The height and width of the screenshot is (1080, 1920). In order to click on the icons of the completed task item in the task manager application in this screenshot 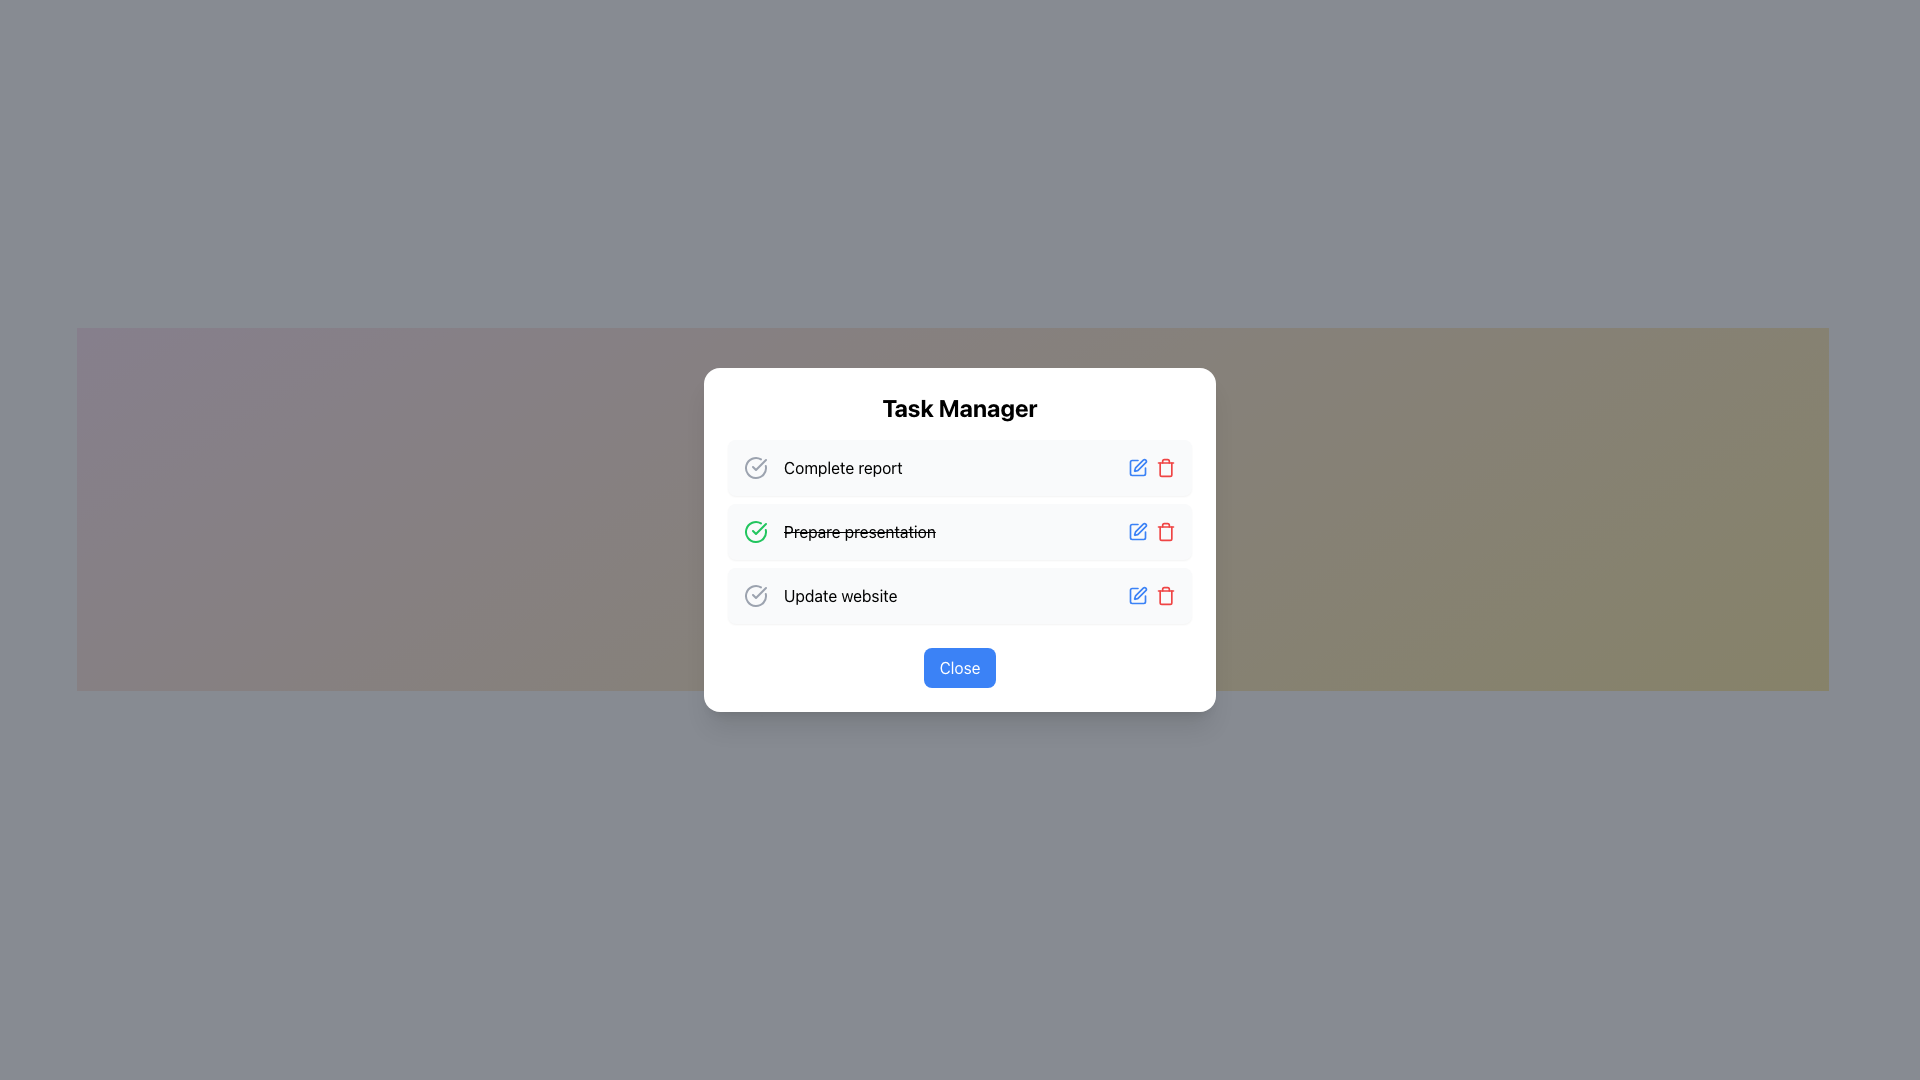, I will do `click(960, 531)`.